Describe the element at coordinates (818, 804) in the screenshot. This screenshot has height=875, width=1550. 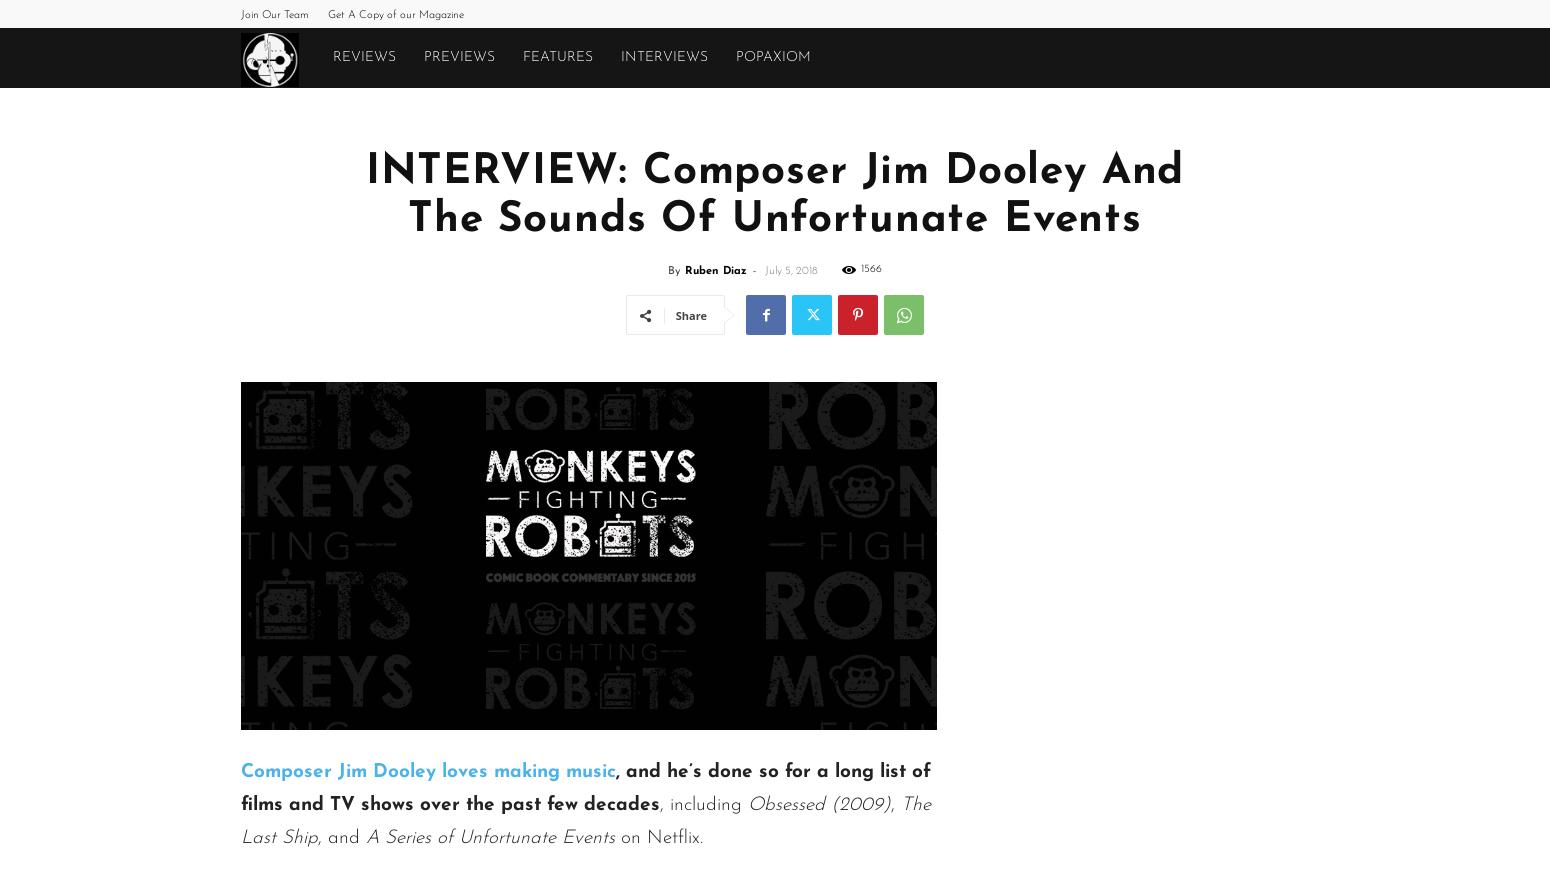
I see `'Obsessed (2009)'` at that location.